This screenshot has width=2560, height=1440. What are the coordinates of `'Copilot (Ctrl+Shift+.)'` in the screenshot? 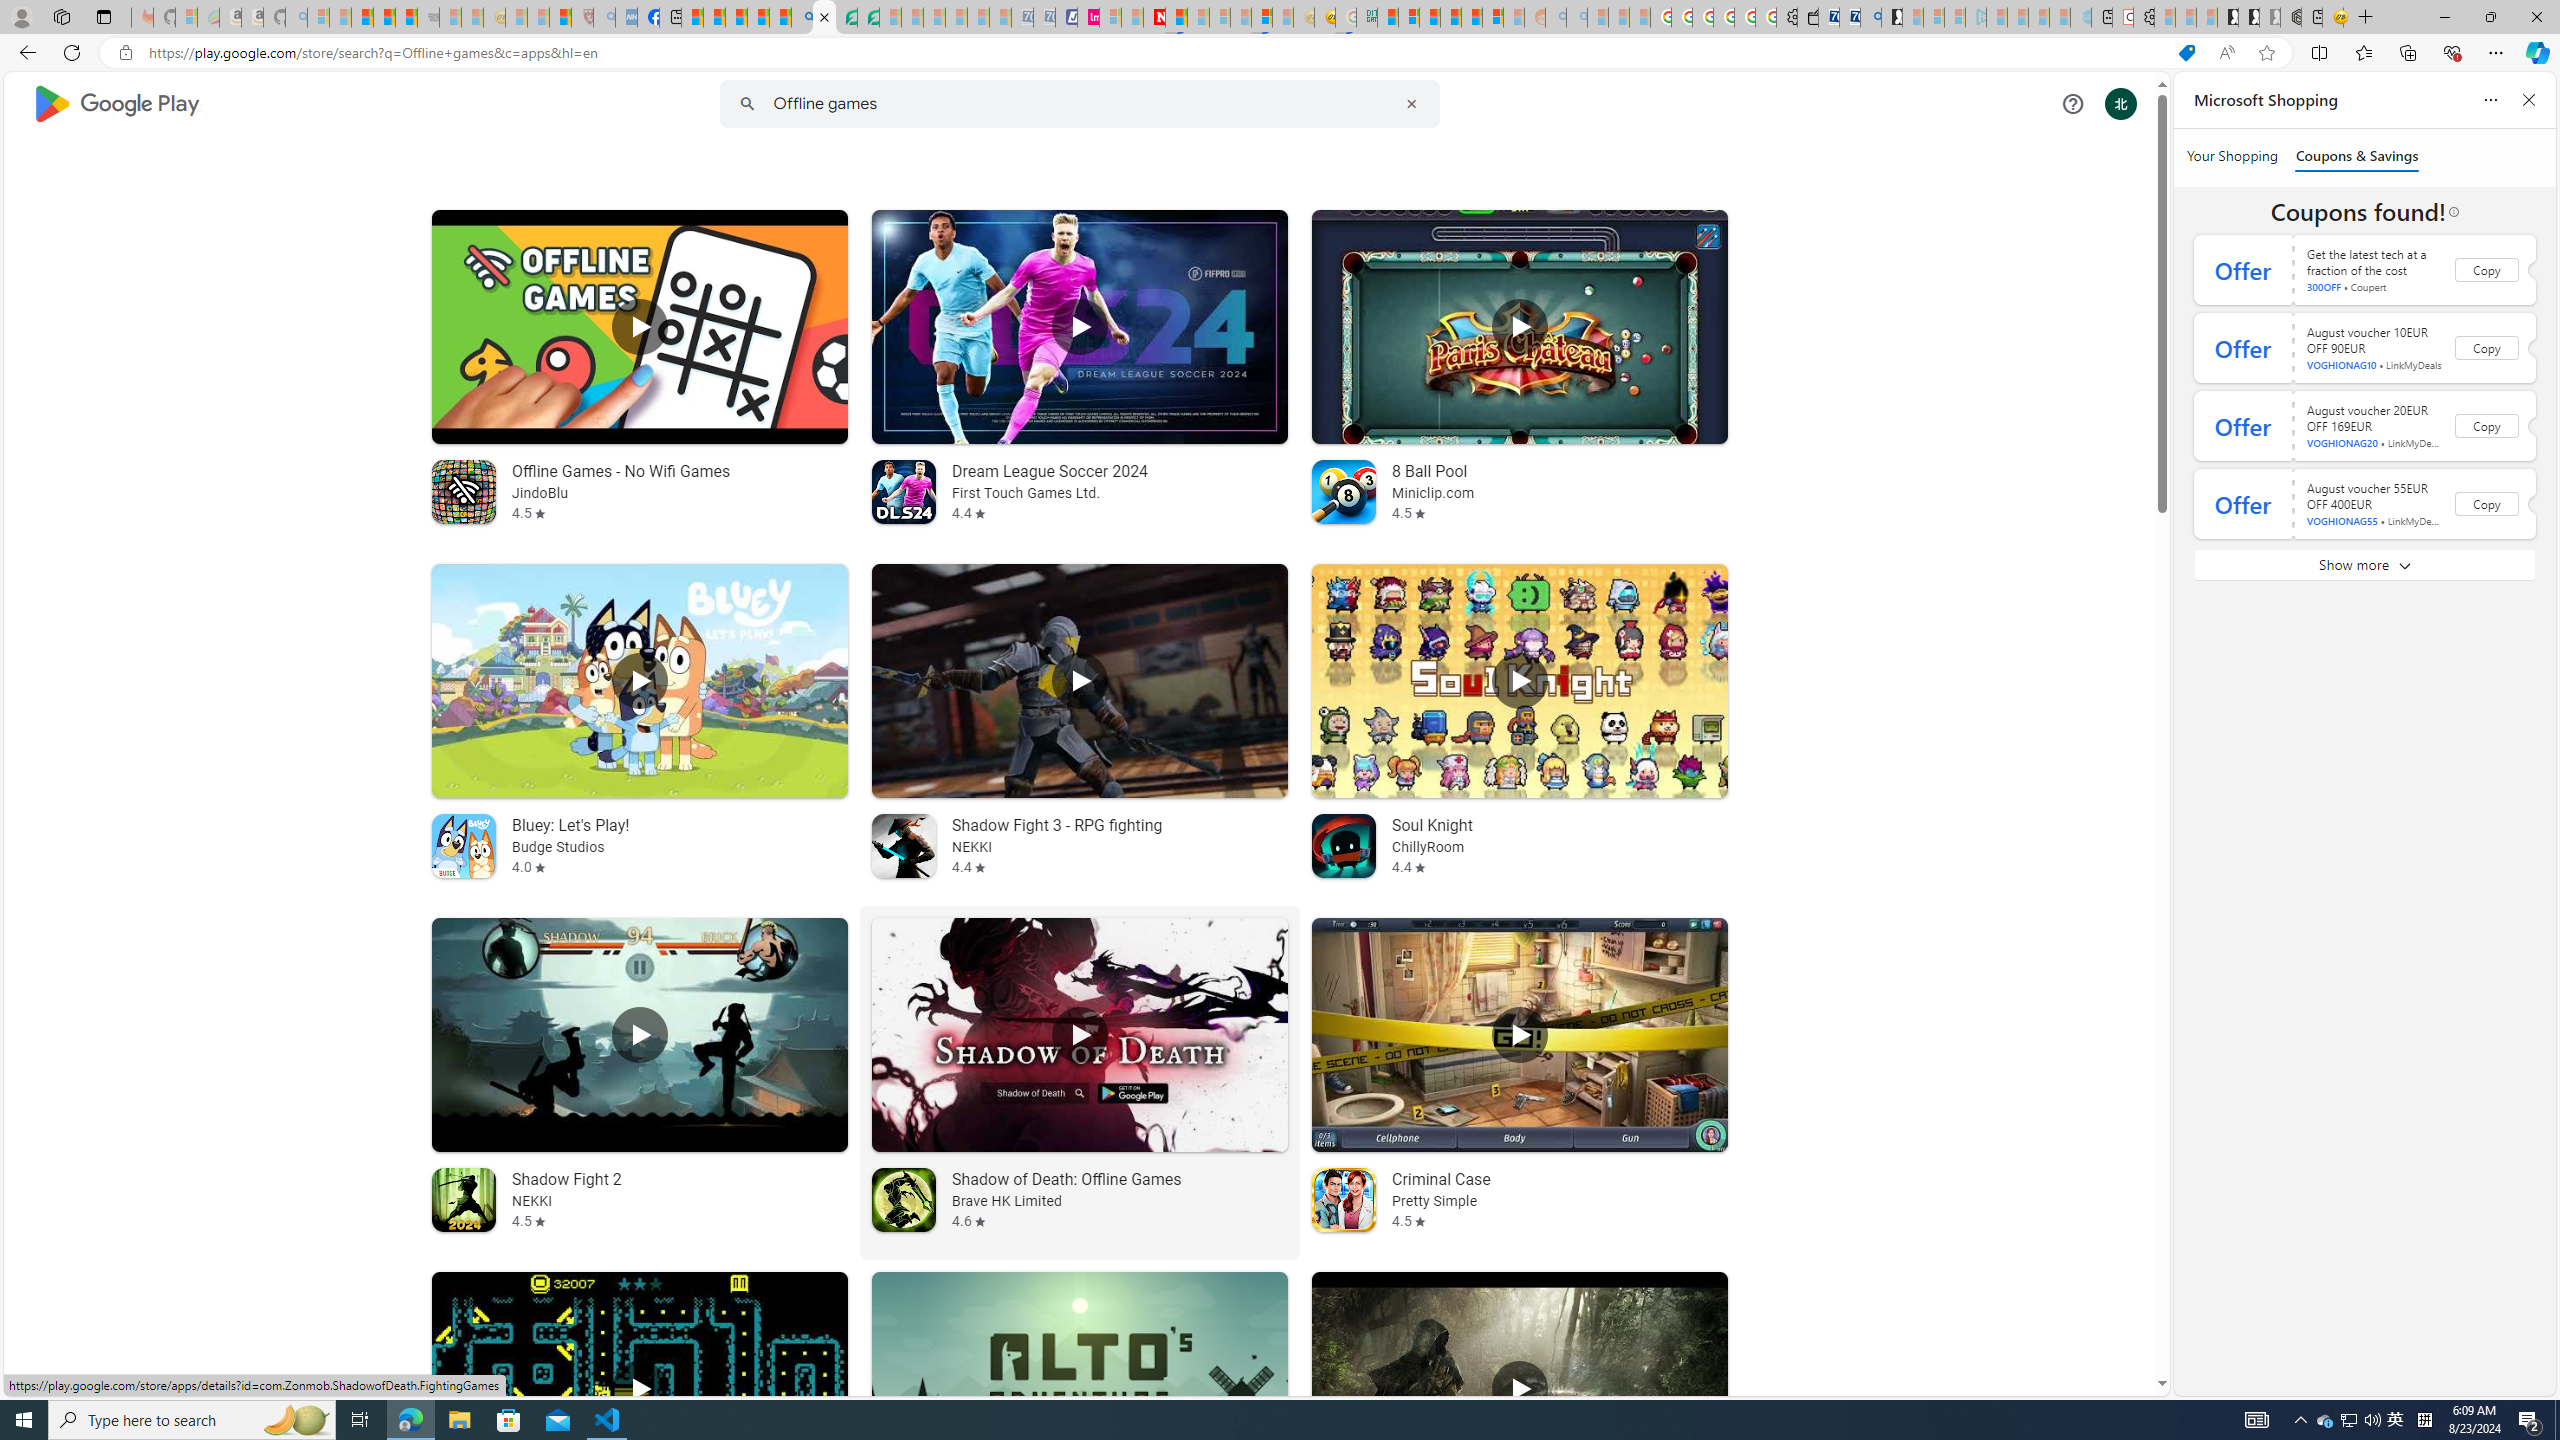 It's located at (2535, 51).